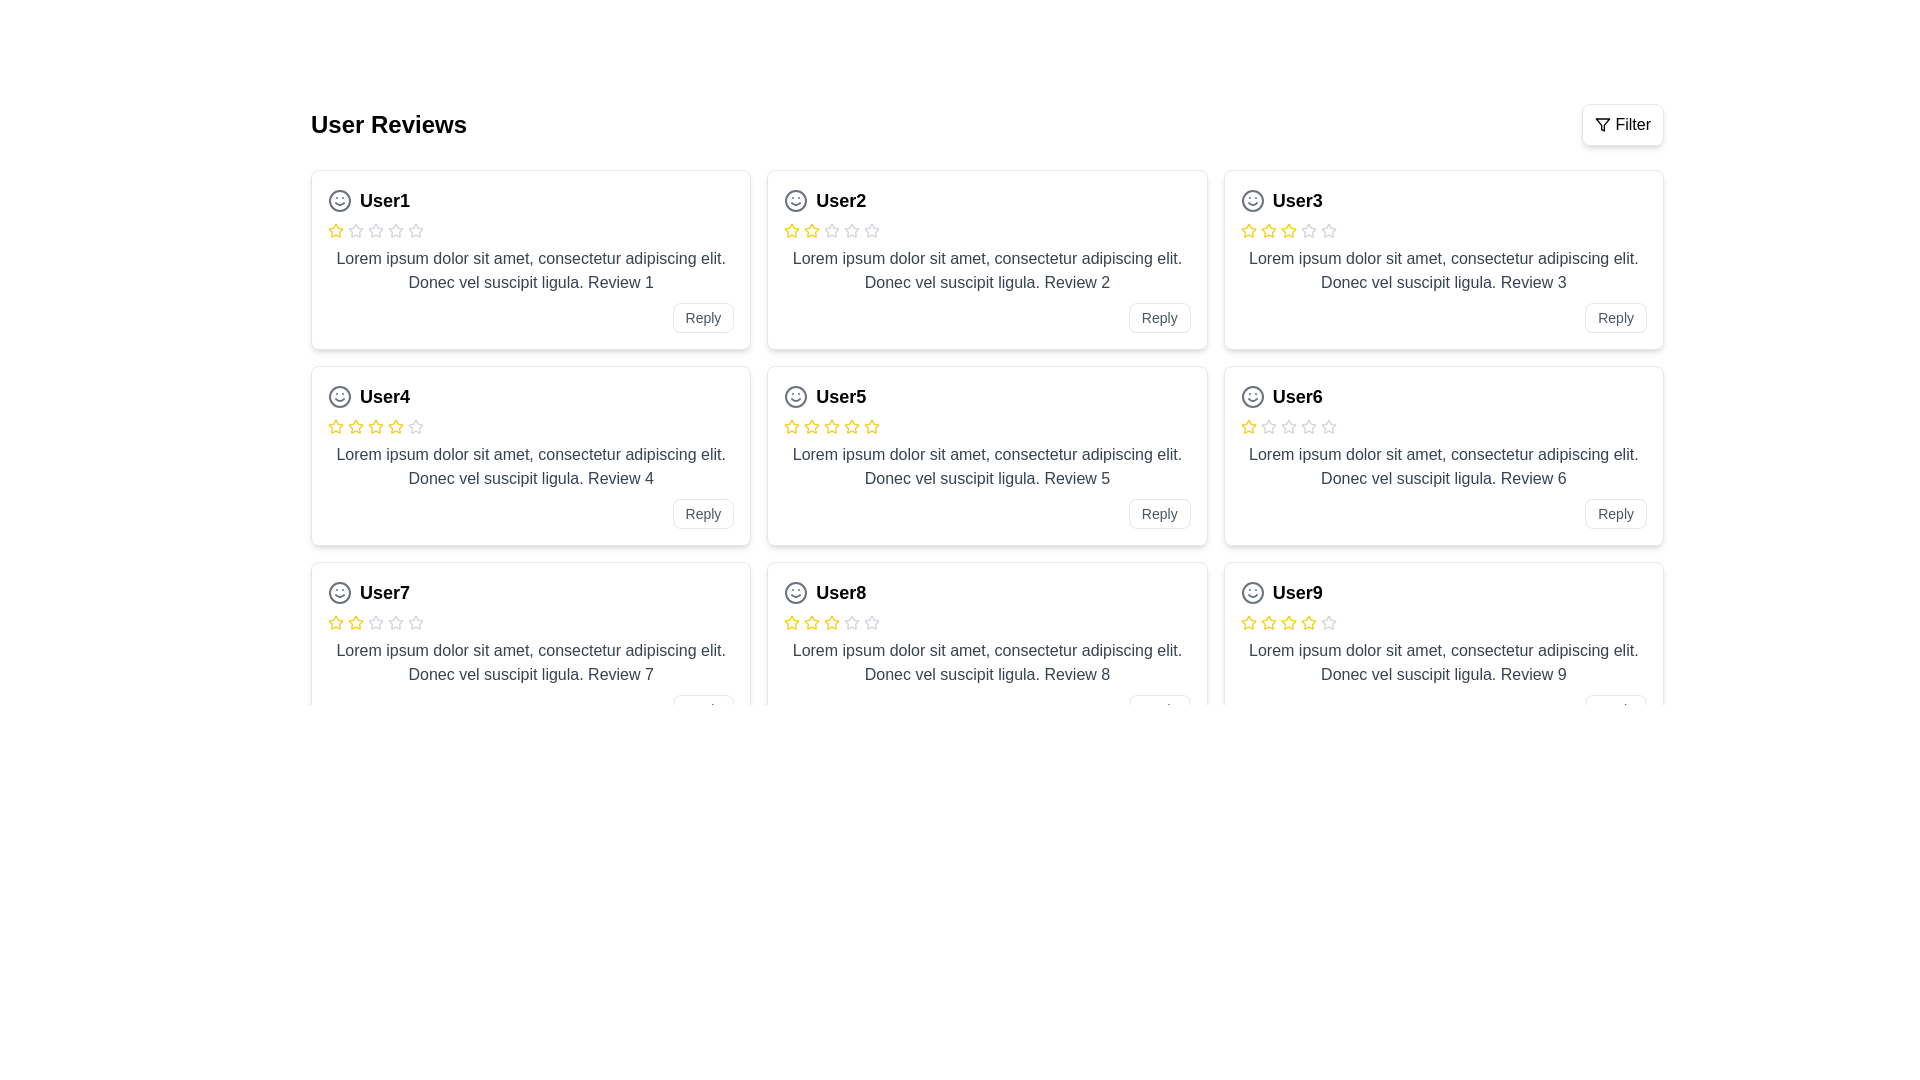  I want to click on the first star icon in the user's rating section that indicates User4's rating, so click(336, 426).